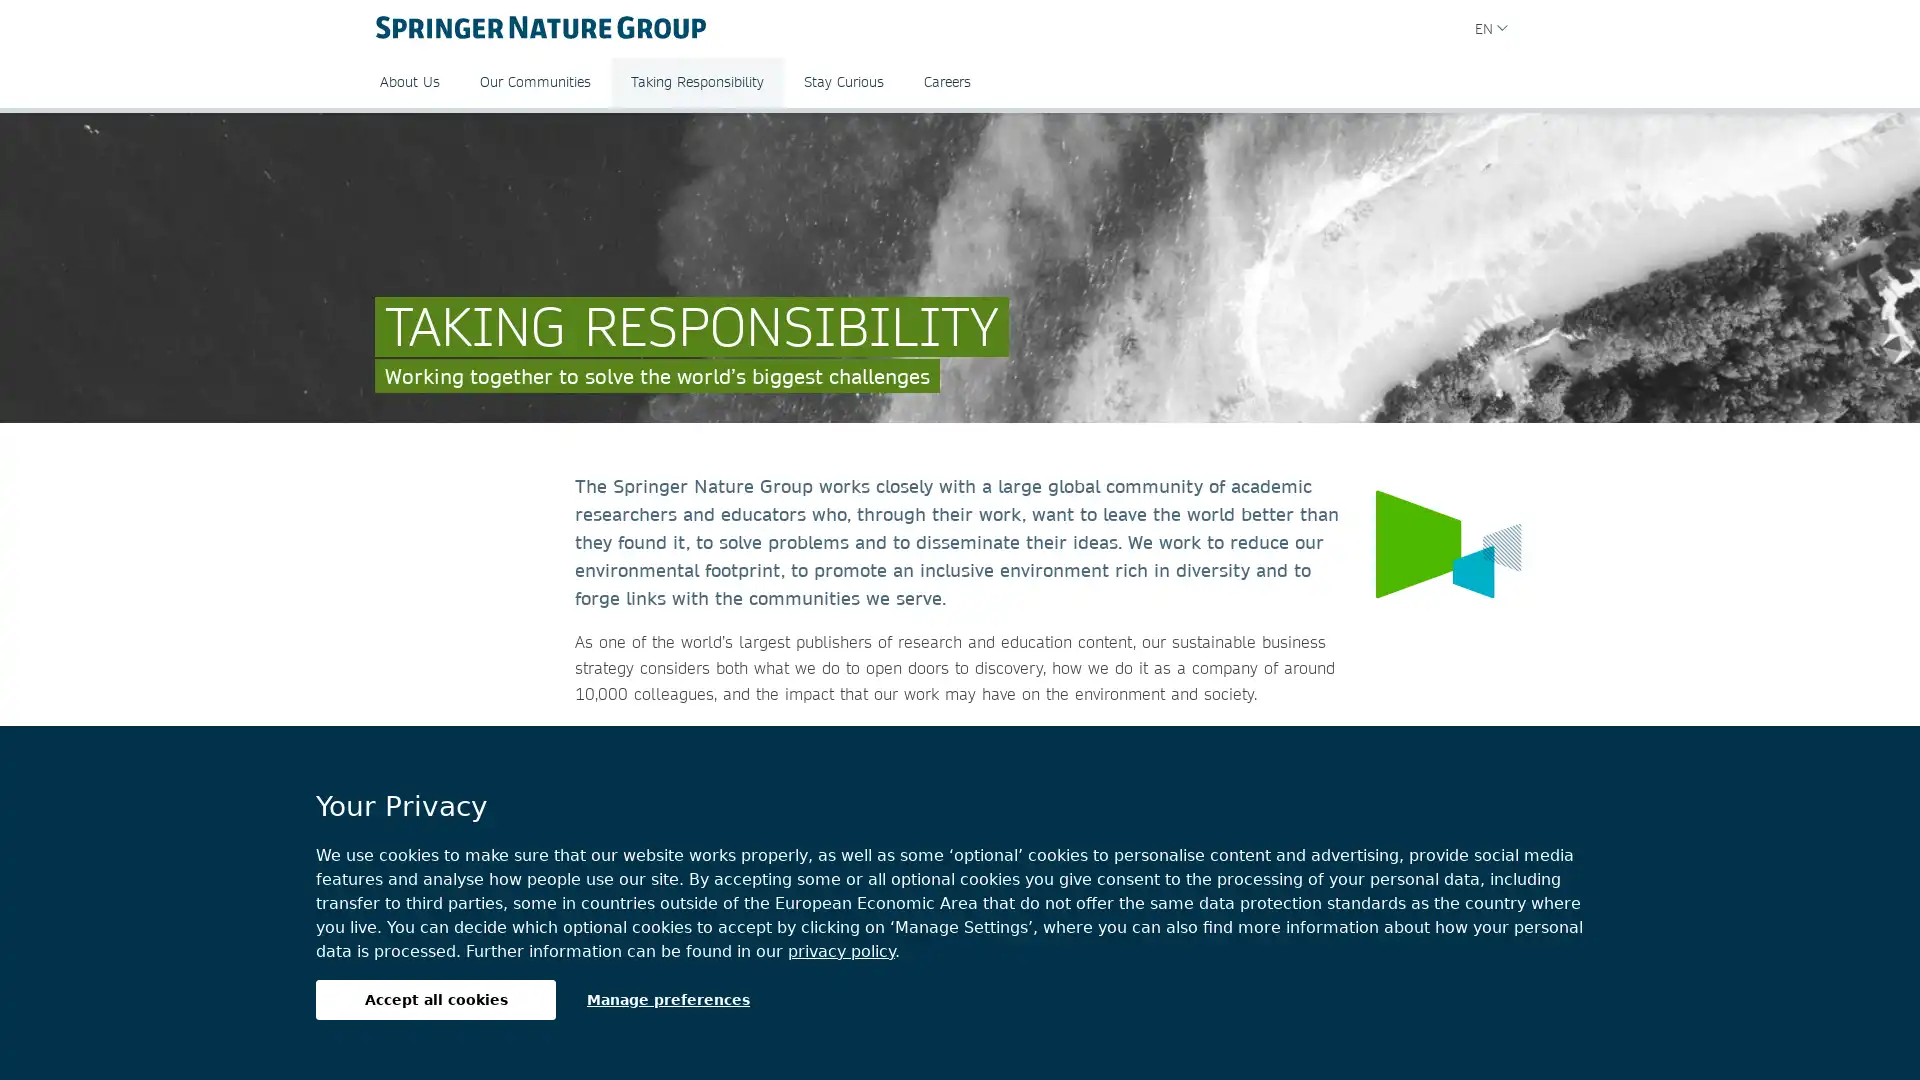  Describe the element at coordinates (435, 999) in the screenshot. I see `Accept all cookies` at that location.